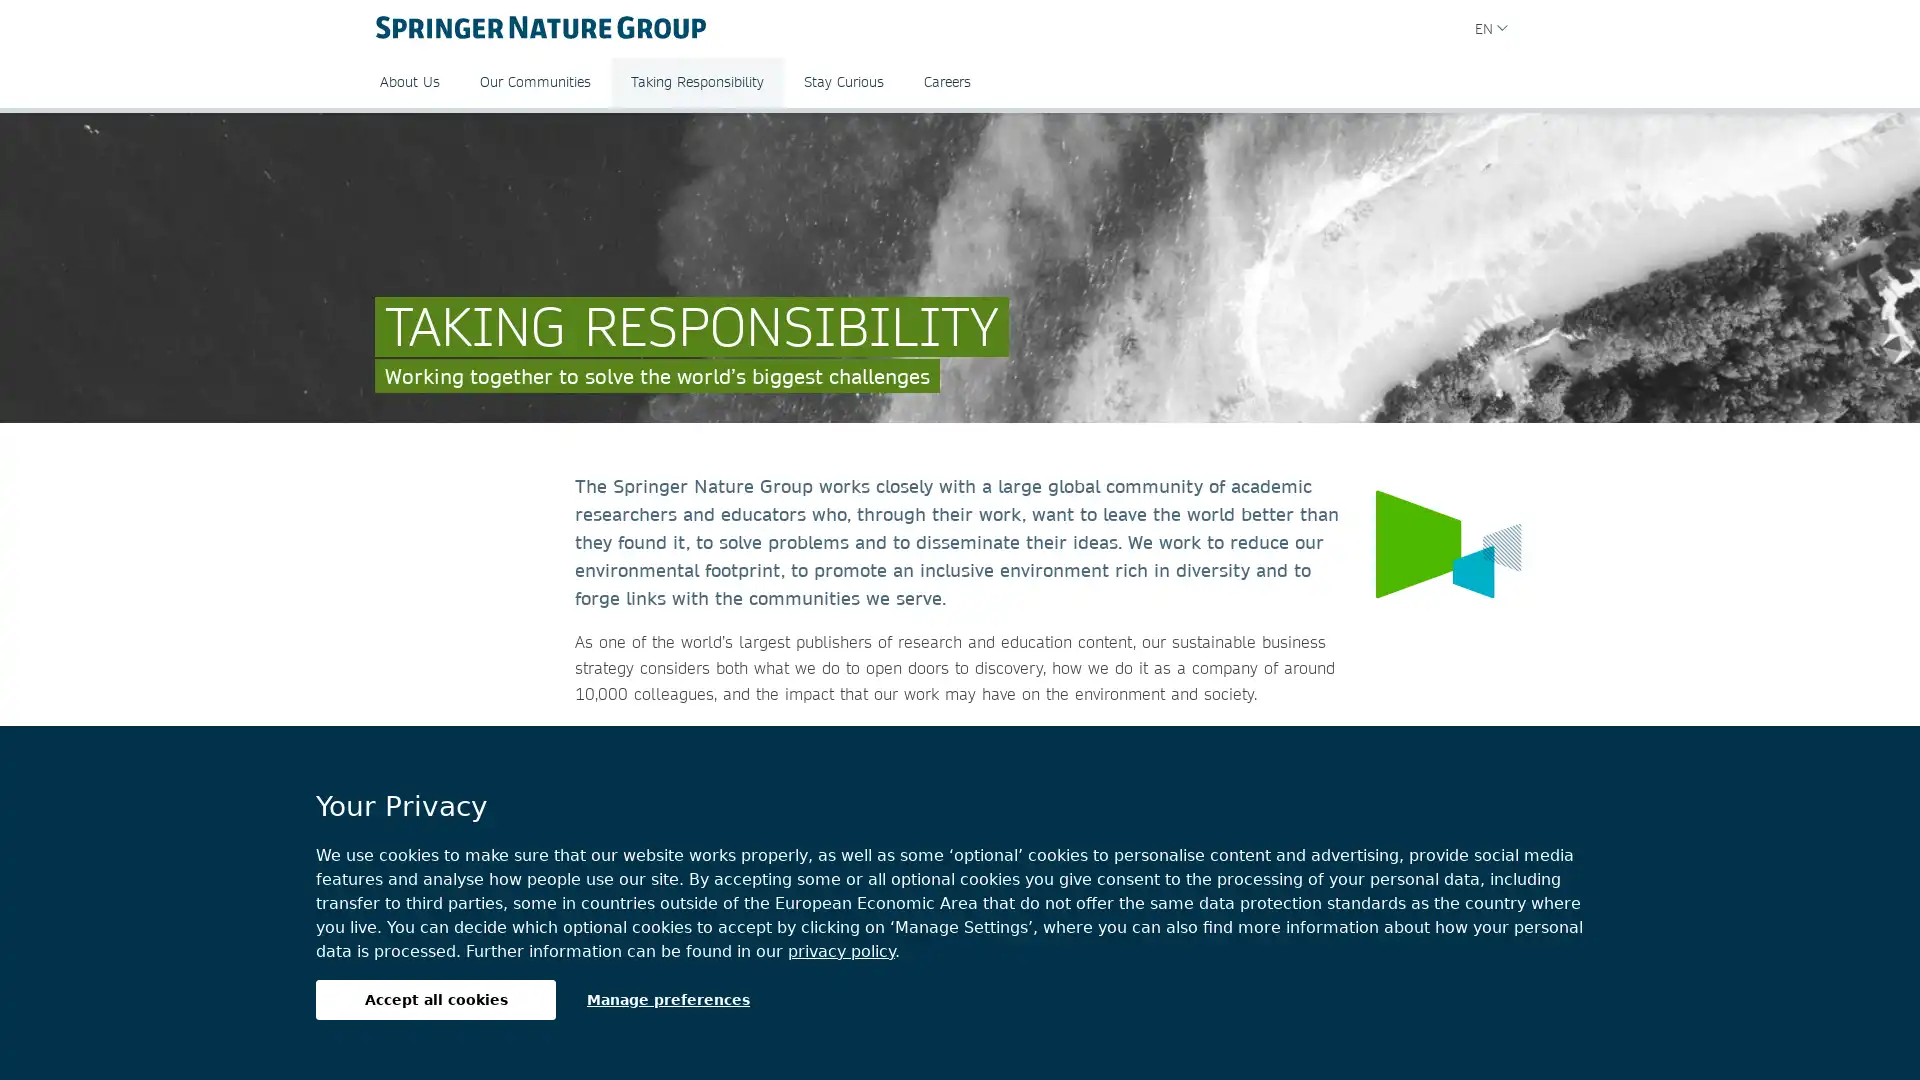  Describe the element at coordinates (435, 999) in the screenshot. I see `Accept all cookies` at that location.